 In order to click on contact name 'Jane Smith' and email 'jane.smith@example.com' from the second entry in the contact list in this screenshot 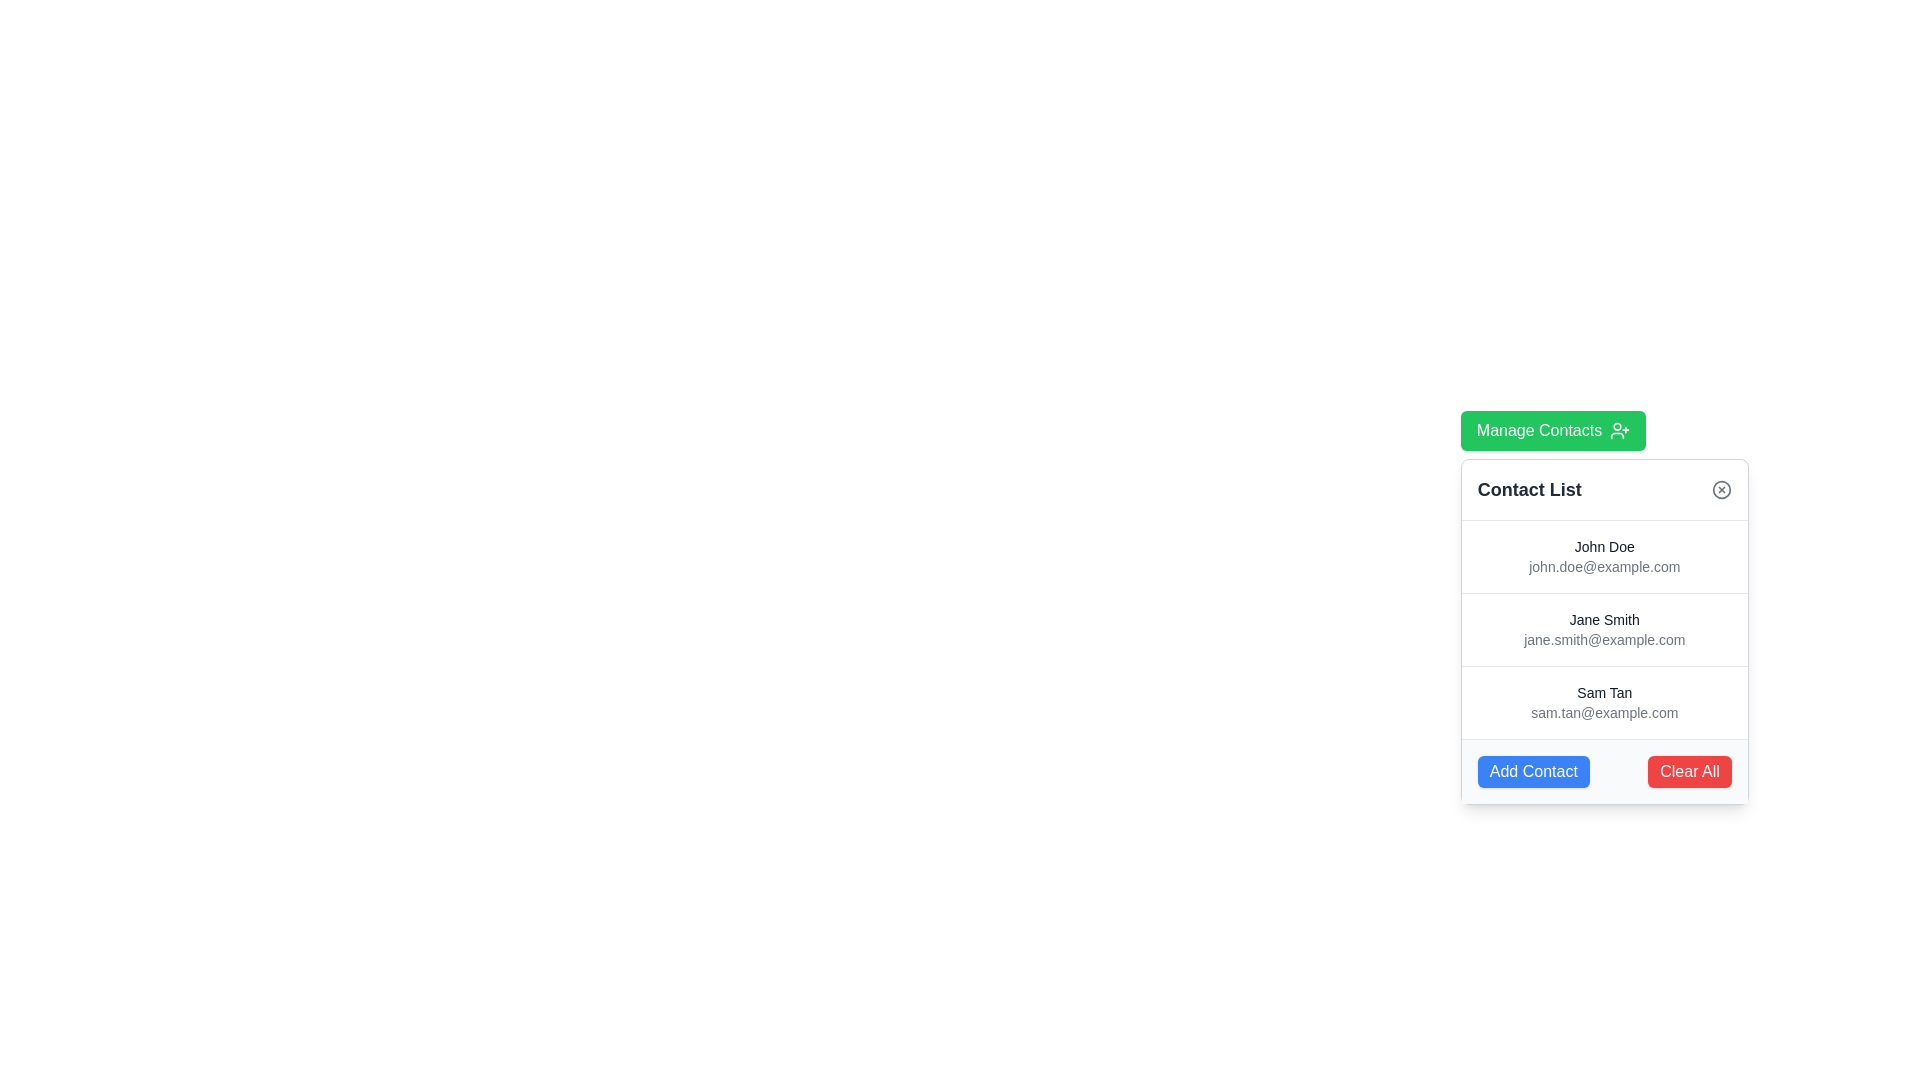, I will do `click(1604, 628)`.